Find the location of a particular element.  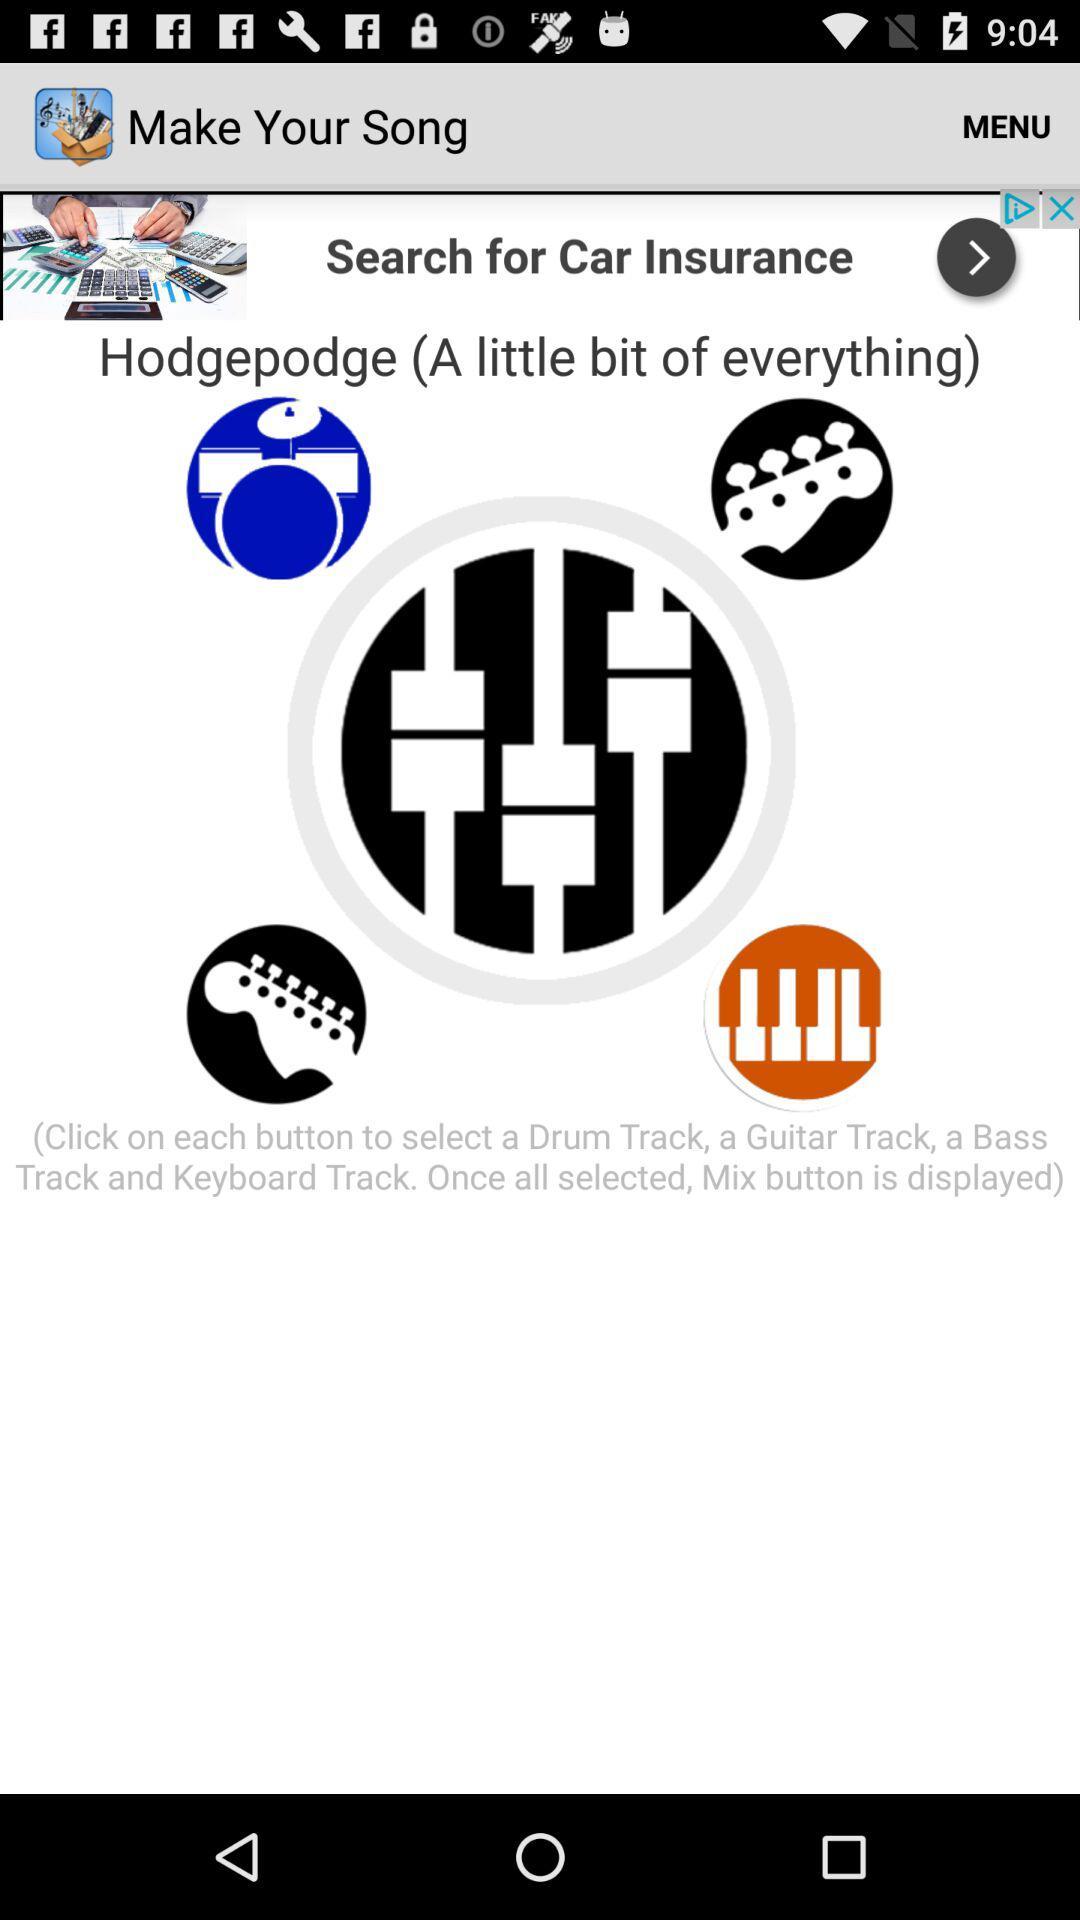

play is located at coordinates (801, 1013).